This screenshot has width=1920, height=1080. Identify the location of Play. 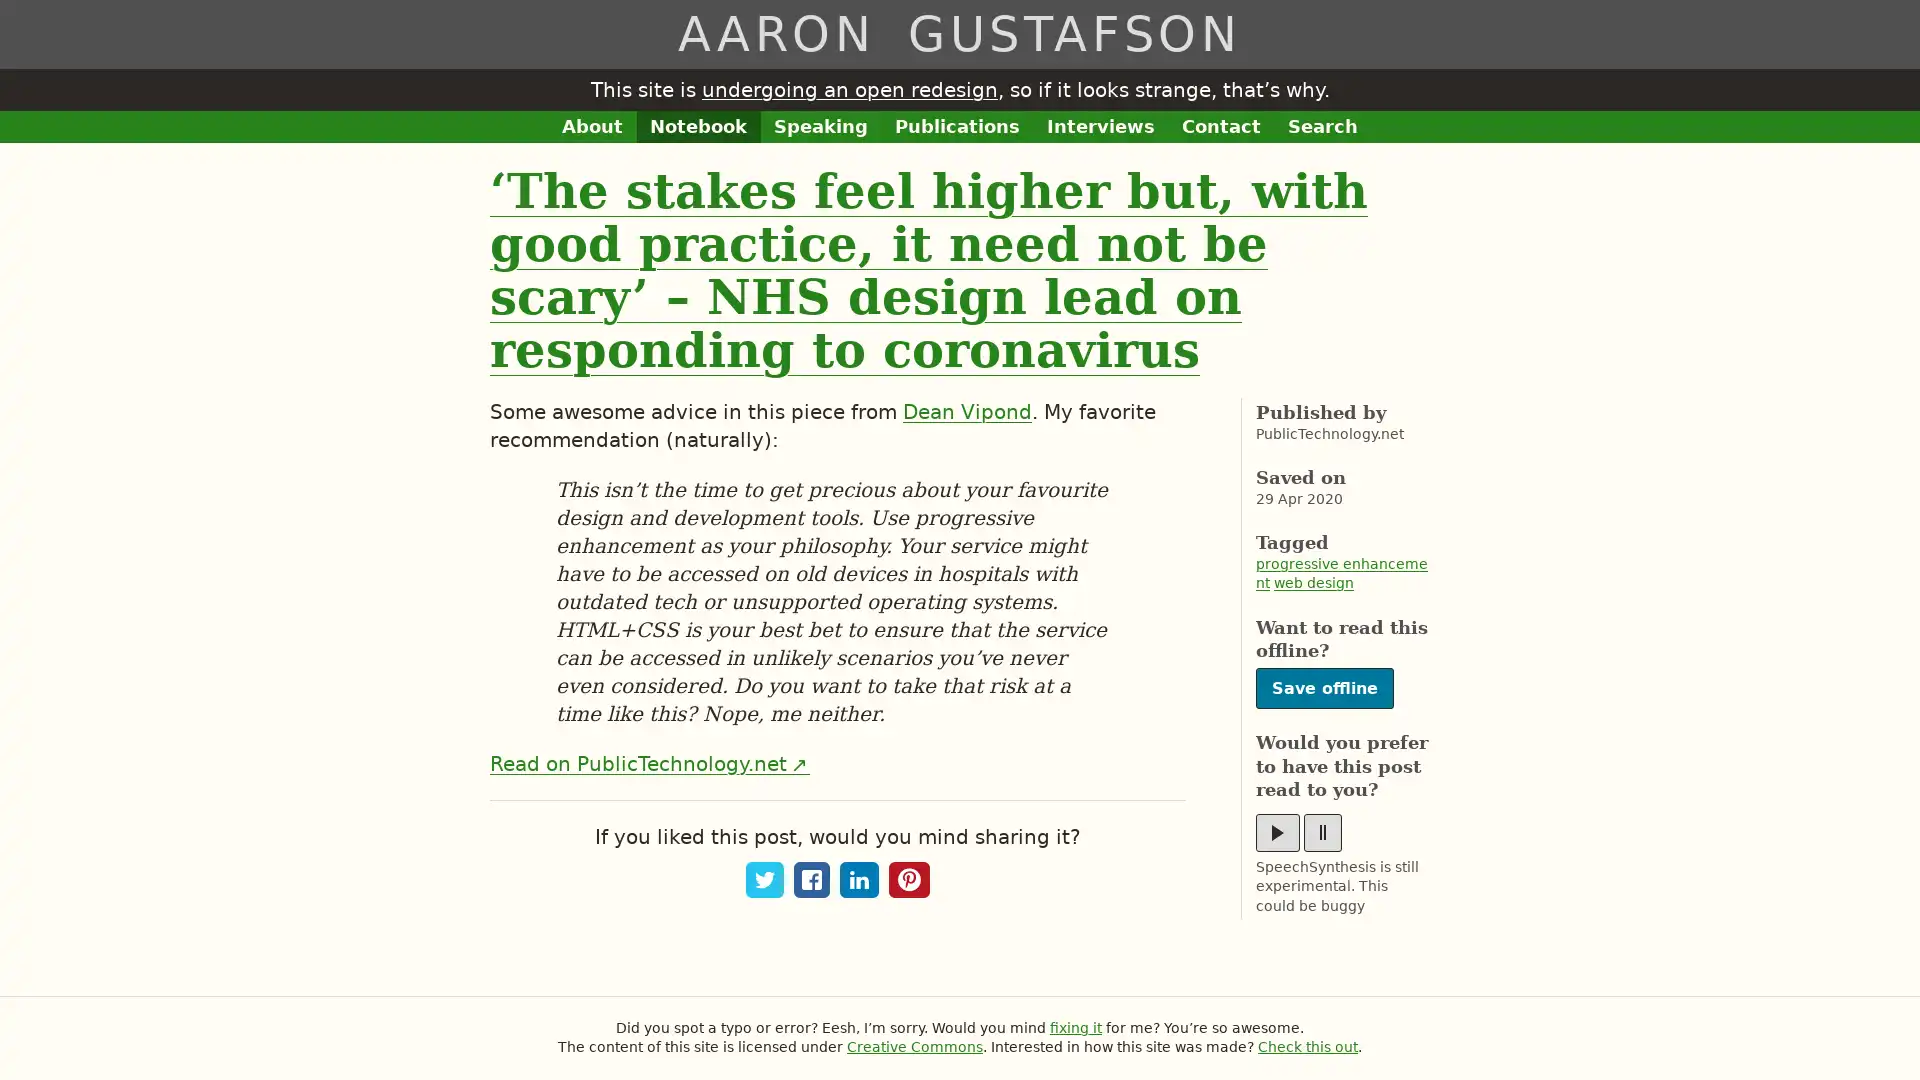
(1276, 832).